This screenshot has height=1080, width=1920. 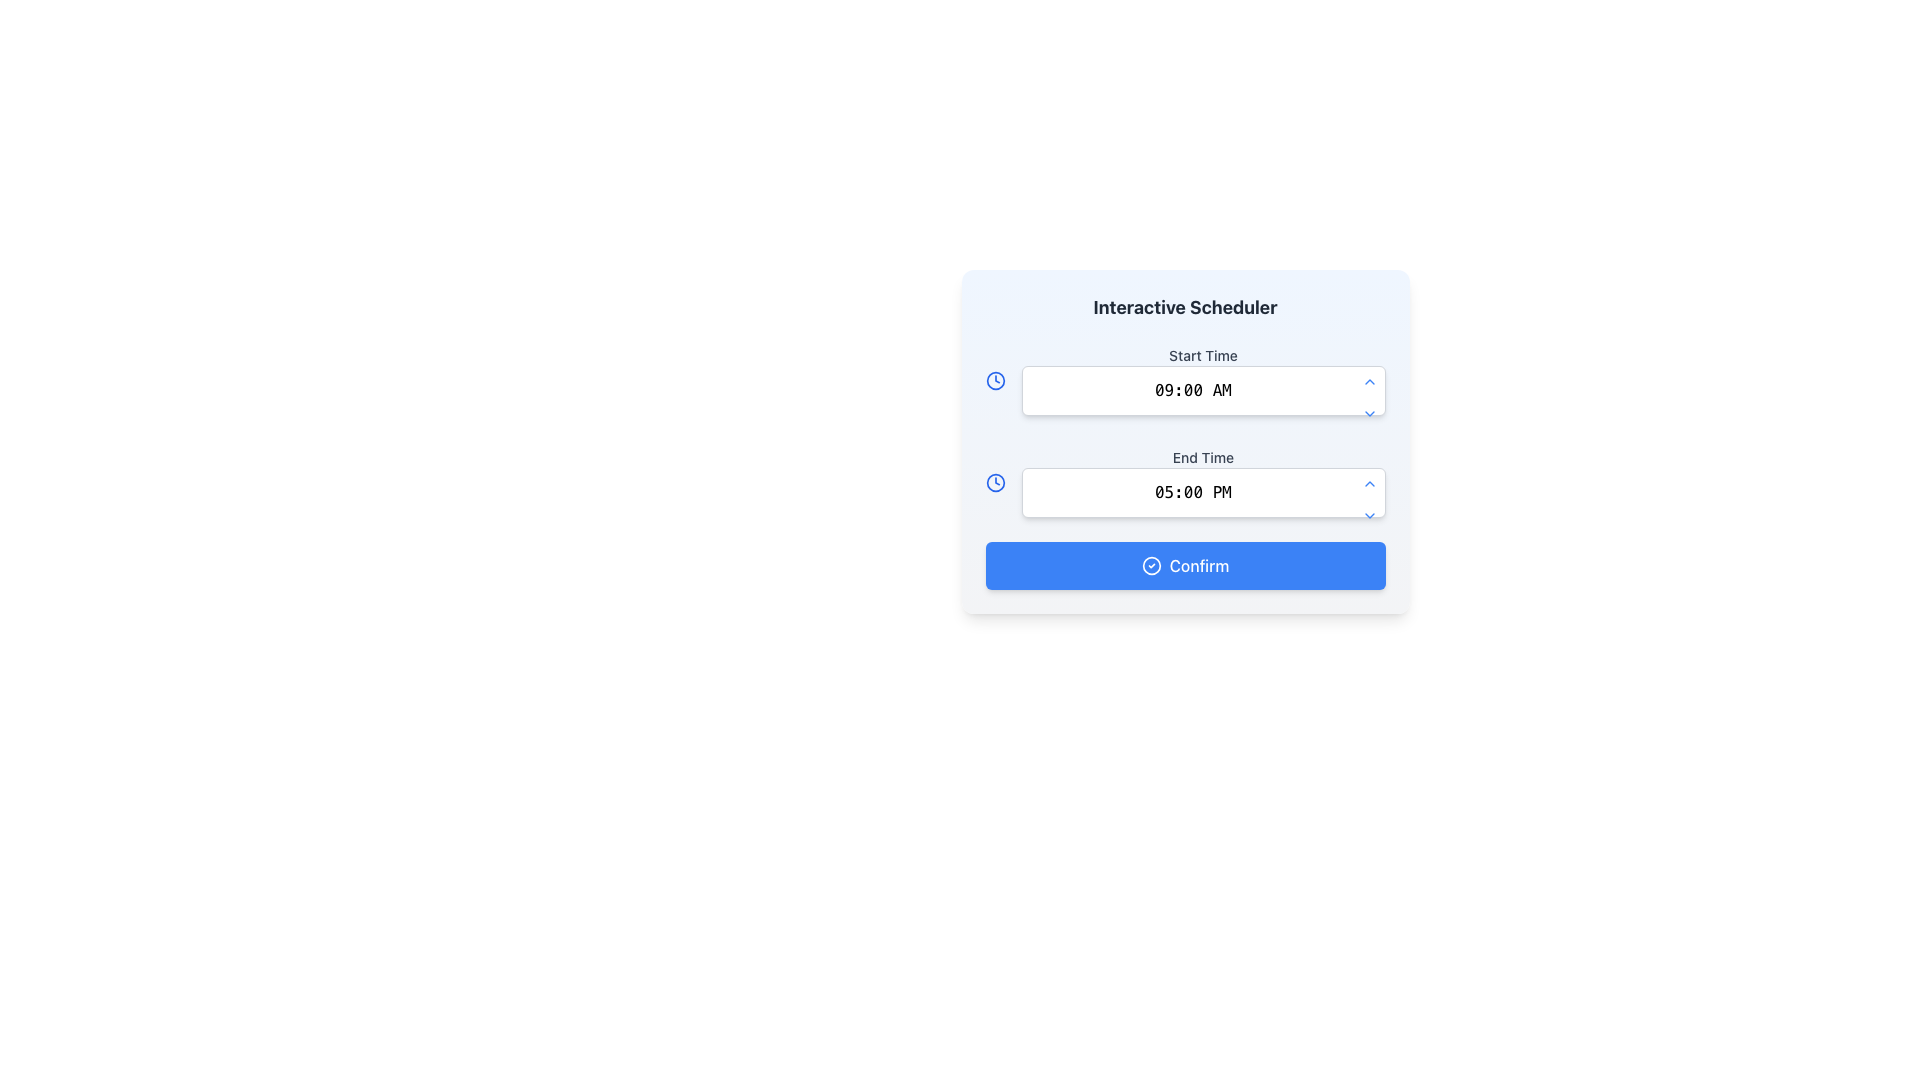 I want to click on the chevron of the Dropdown Indicator located at the rightmost part of the second time input field in the scheduler interface, so click(x=1368, y=412).